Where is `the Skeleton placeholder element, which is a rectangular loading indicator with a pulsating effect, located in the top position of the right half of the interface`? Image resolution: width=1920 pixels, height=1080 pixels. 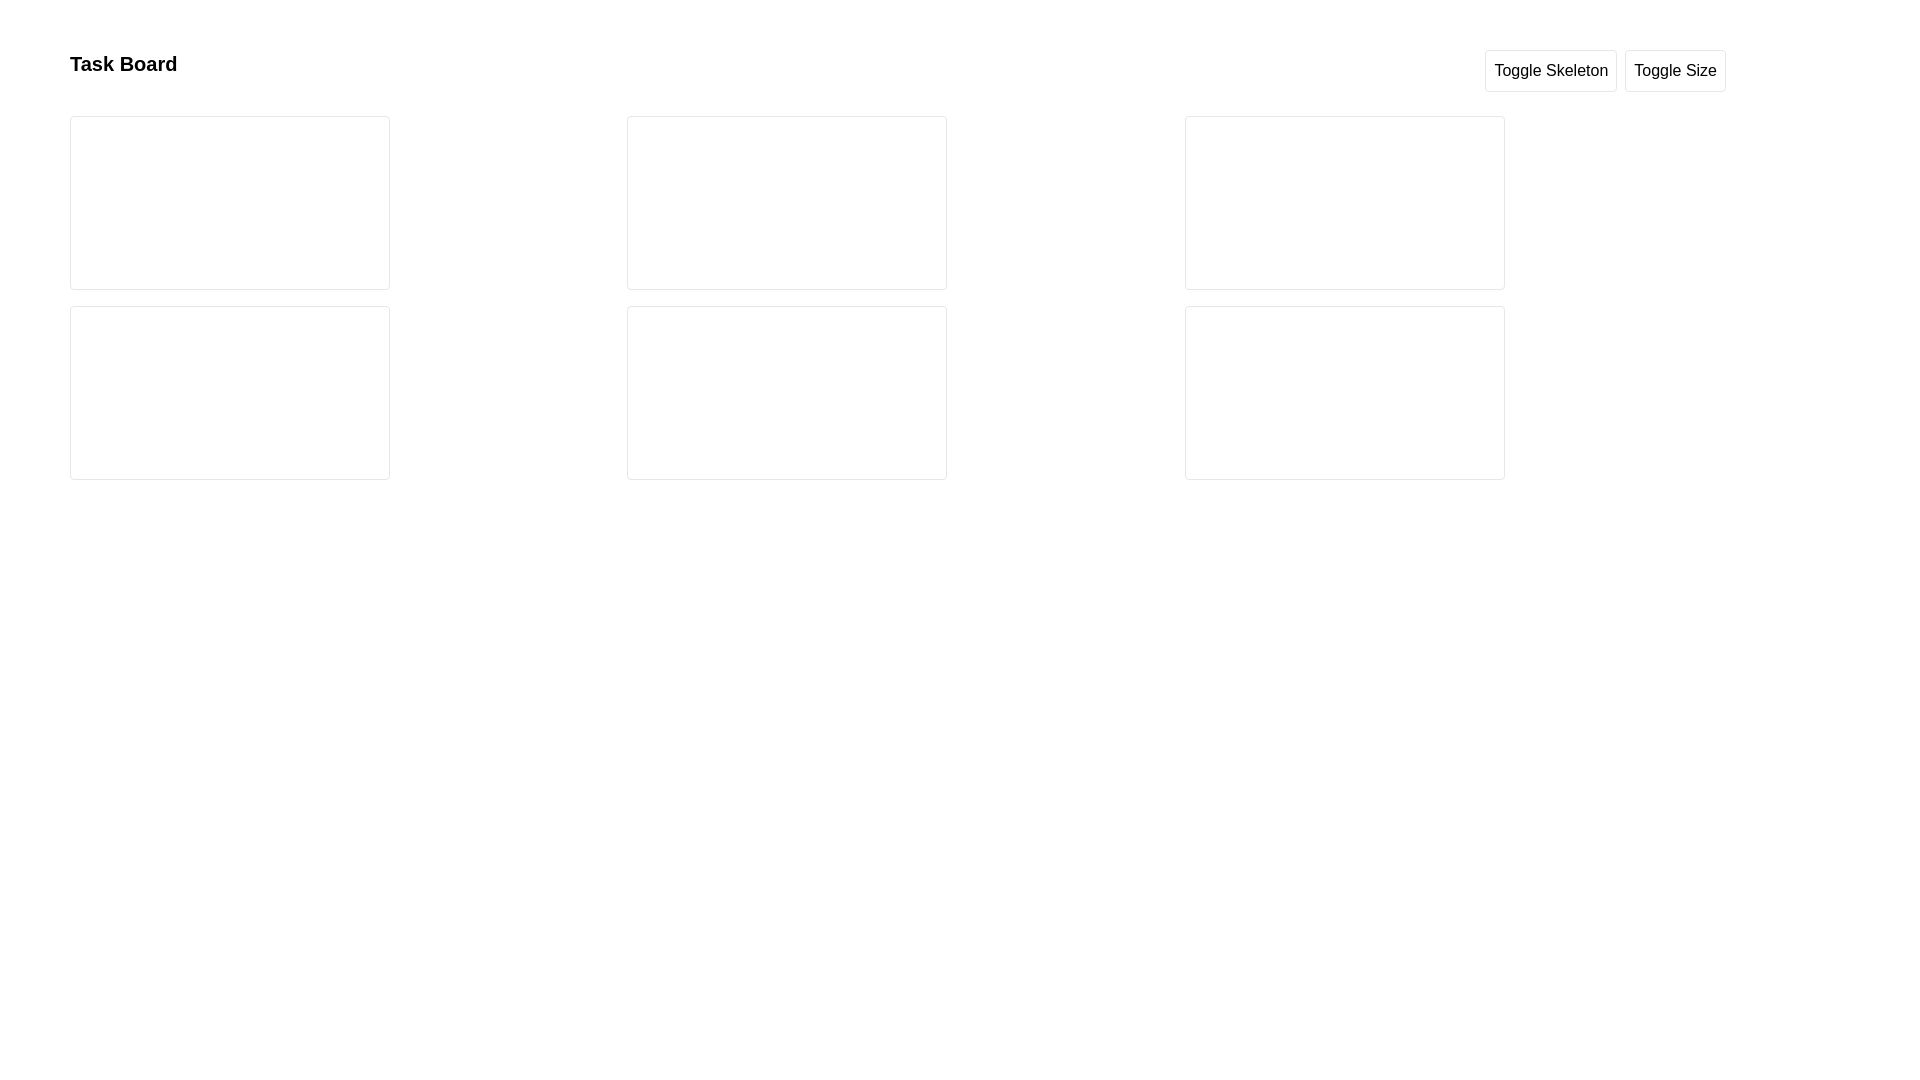 the Skeleton placeholder element, which is a rectangular loading indicator with a pulsating effect, located in the top position of the right half of the interface is located at coordinates (1339, 331).